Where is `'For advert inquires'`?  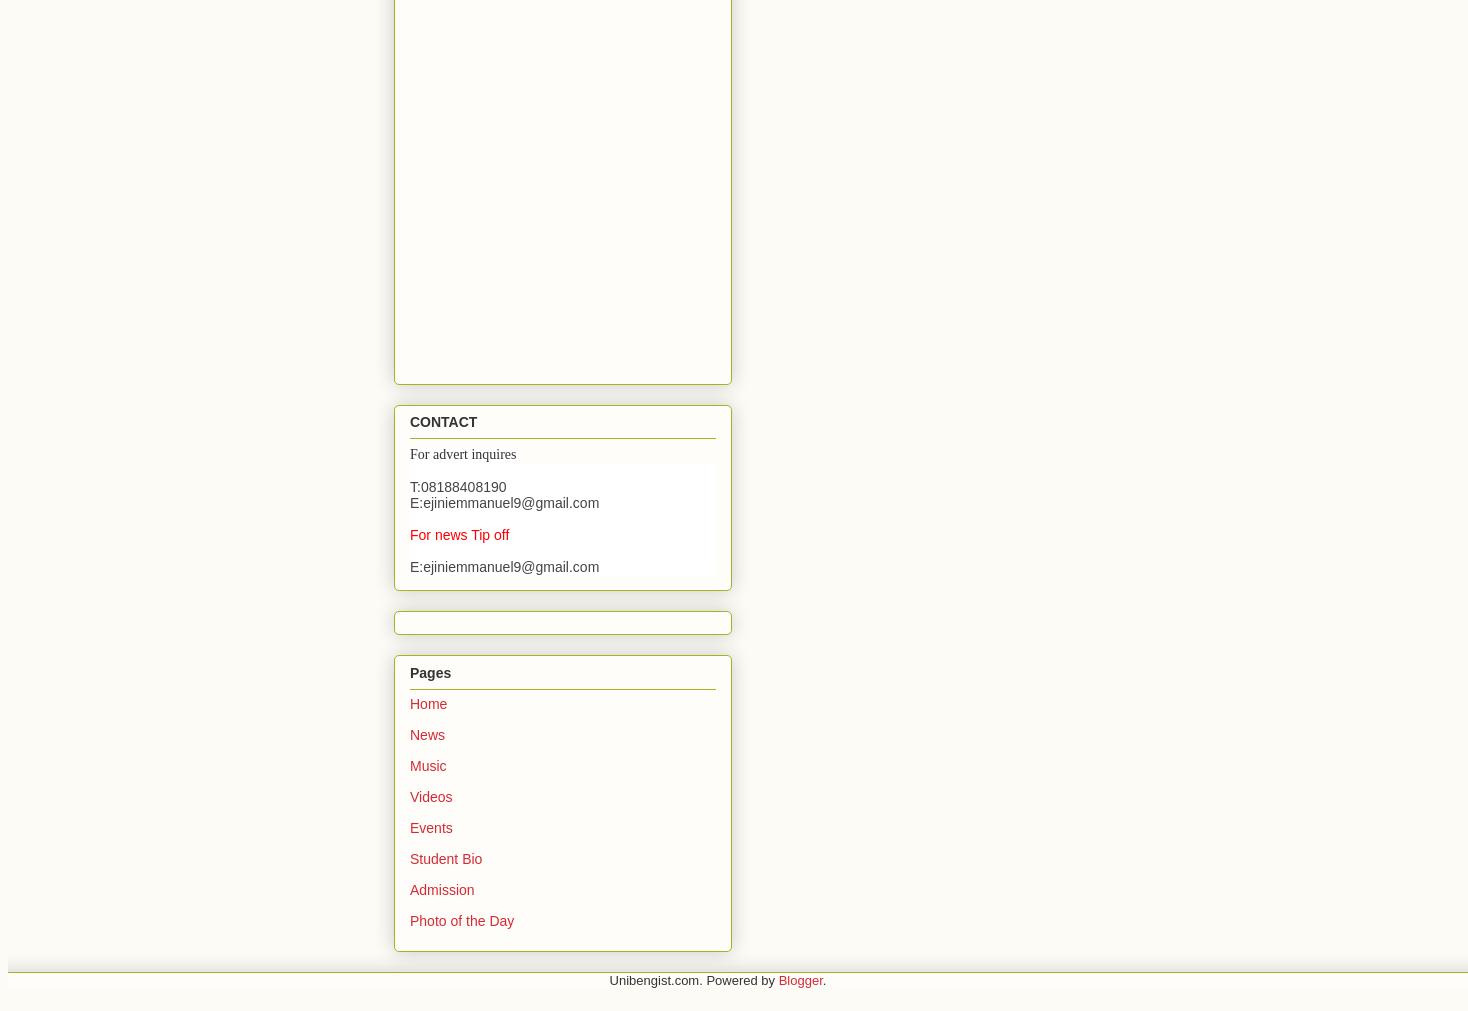 'For advert inquires' is located at coordinates (463, 453).